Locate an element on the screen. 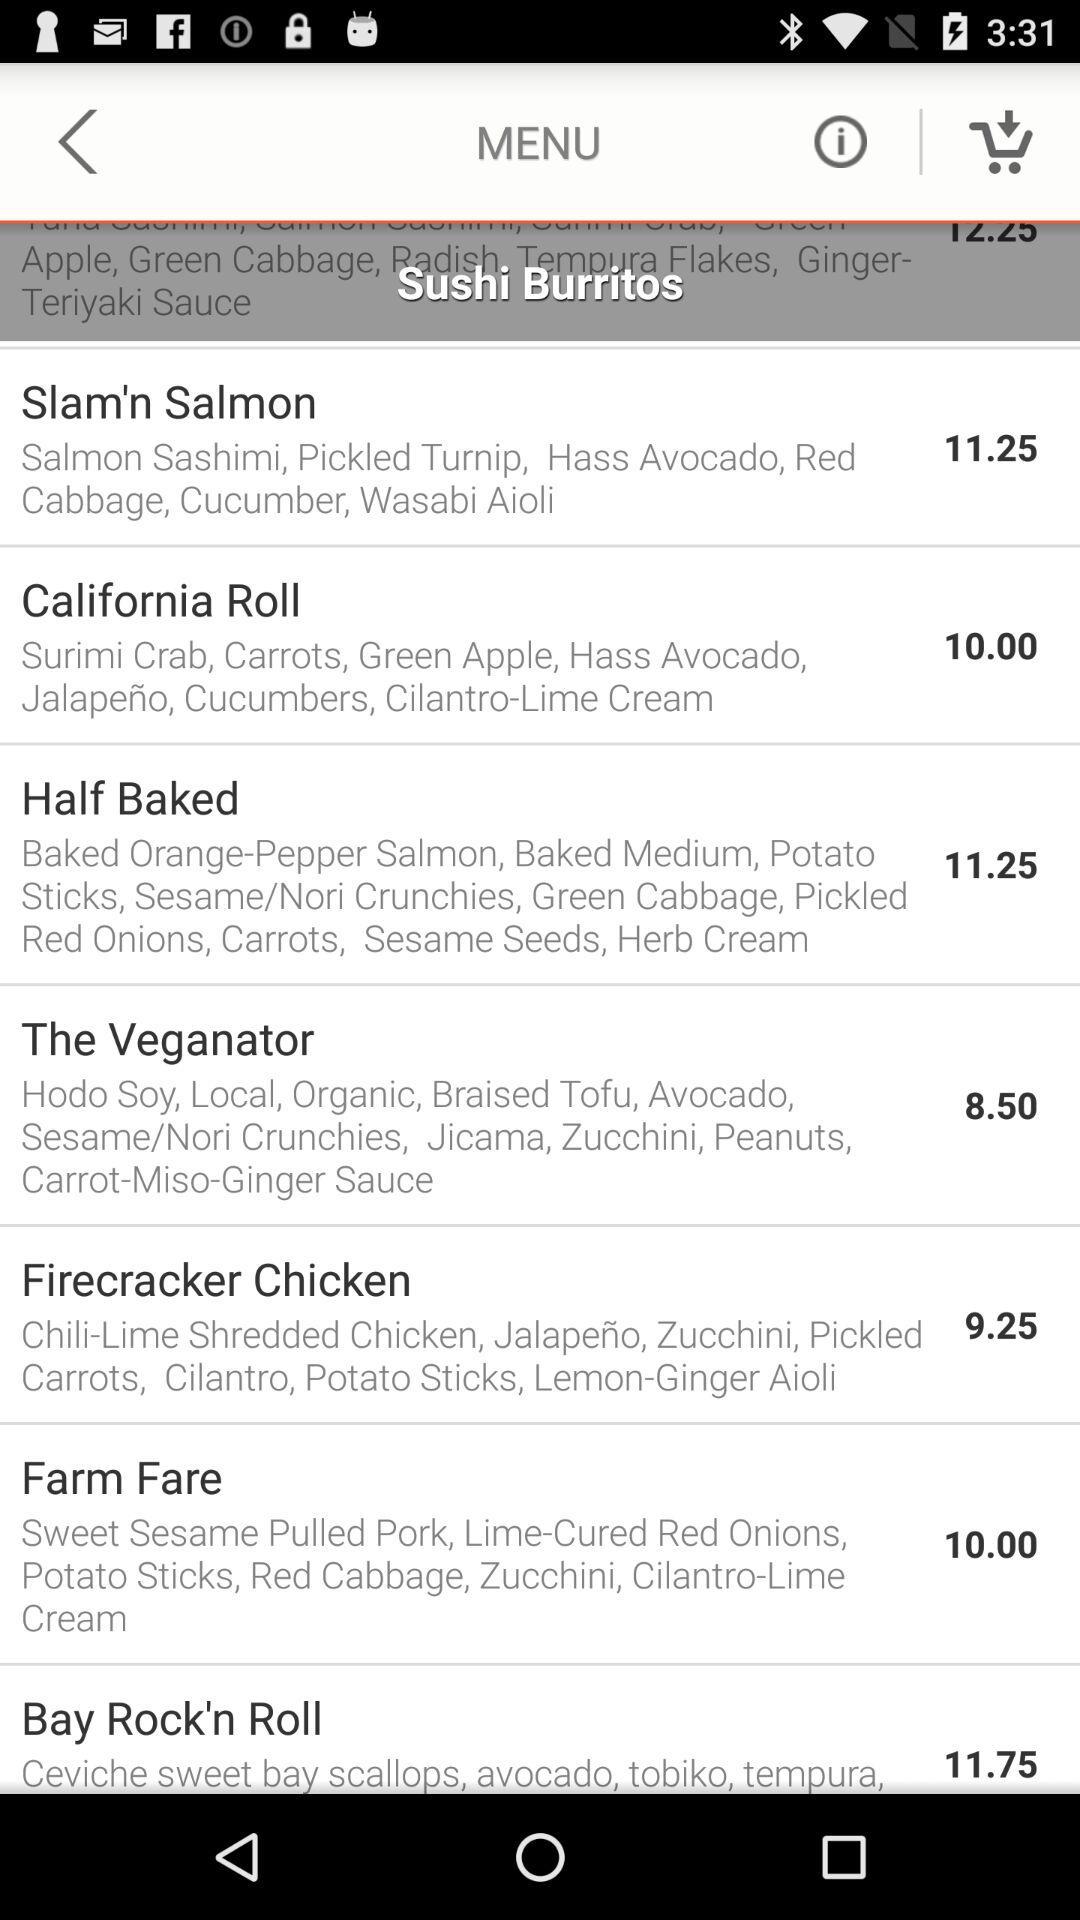 This screenshot has width=1080, height=1920. the app above the hodo soy local icon is located at coordinates (482, 1037).